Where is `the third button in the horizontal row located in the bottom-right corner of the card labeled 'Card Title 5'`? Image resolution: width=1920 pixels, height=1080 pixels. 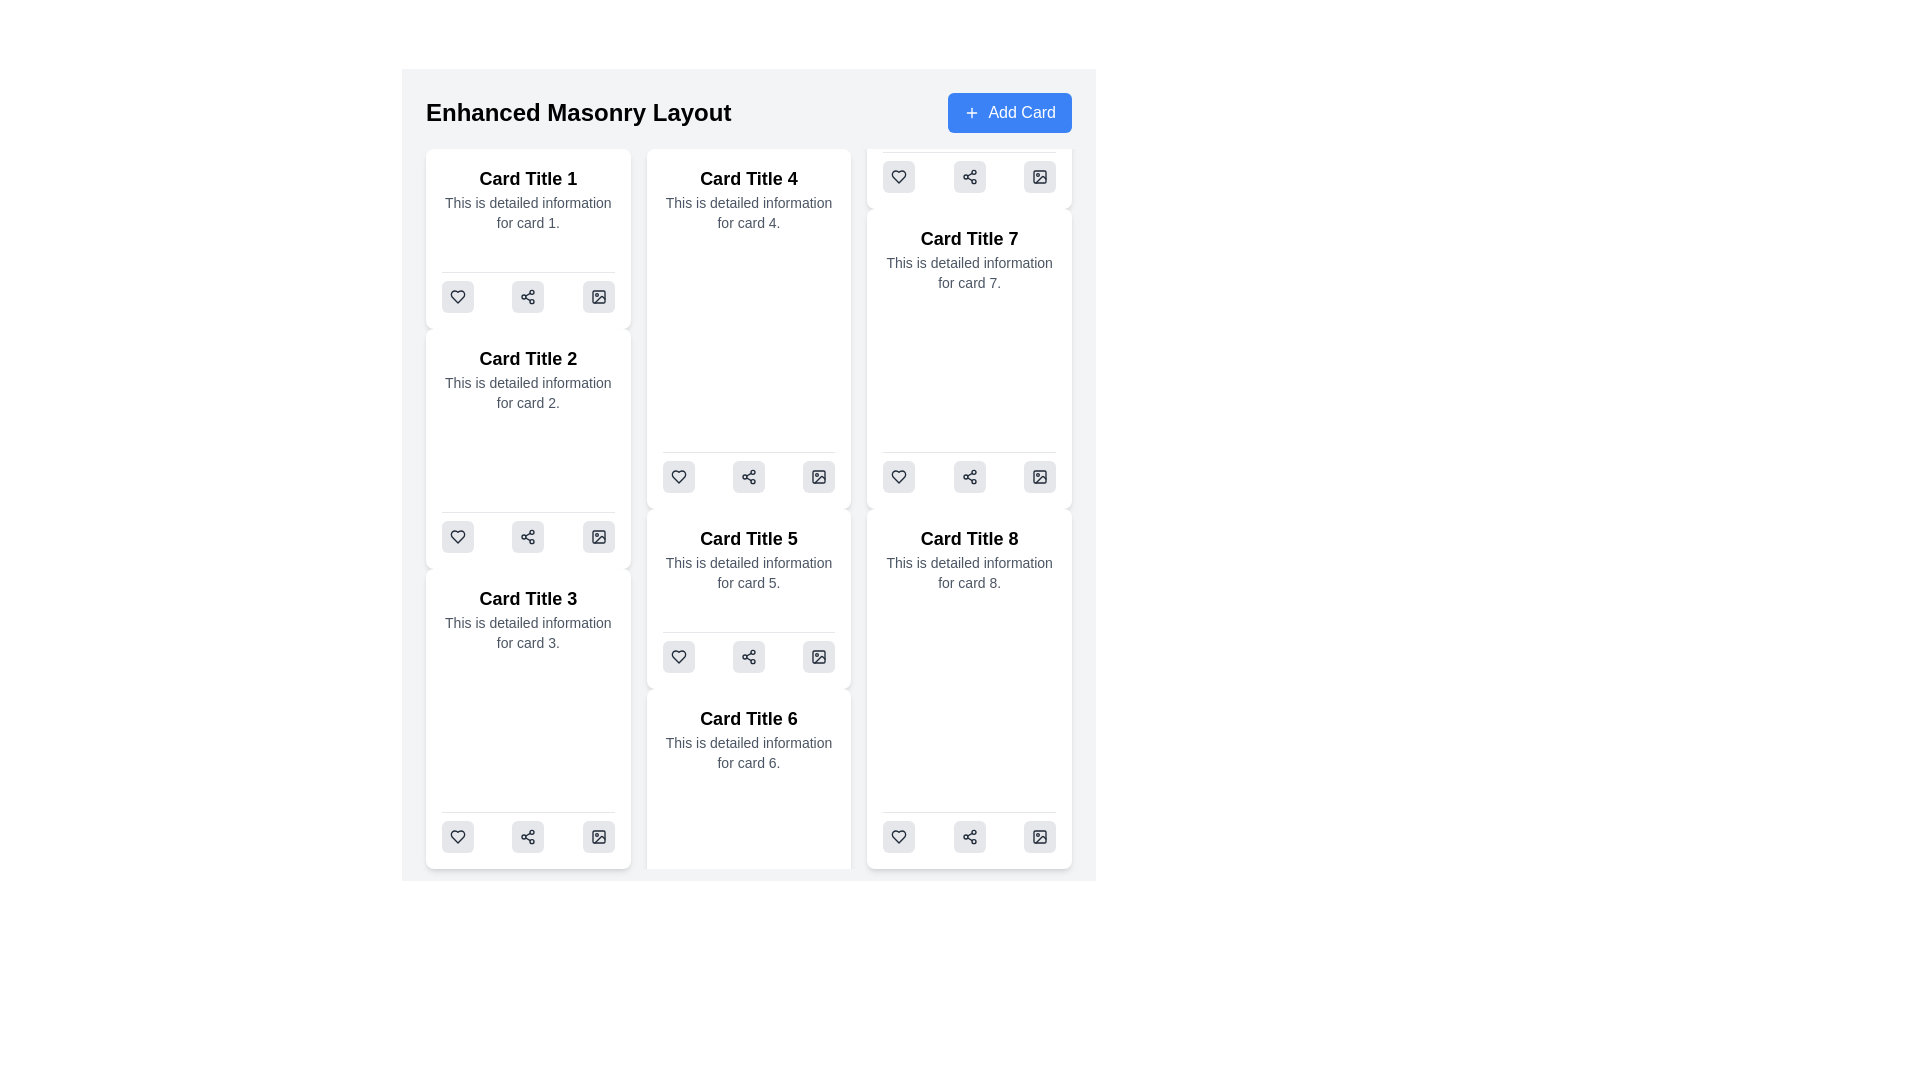
the third button in the horizontal row located in the bottom-right corner of the card labeled 'Card Title 5' is located at coordinates (819, 656).